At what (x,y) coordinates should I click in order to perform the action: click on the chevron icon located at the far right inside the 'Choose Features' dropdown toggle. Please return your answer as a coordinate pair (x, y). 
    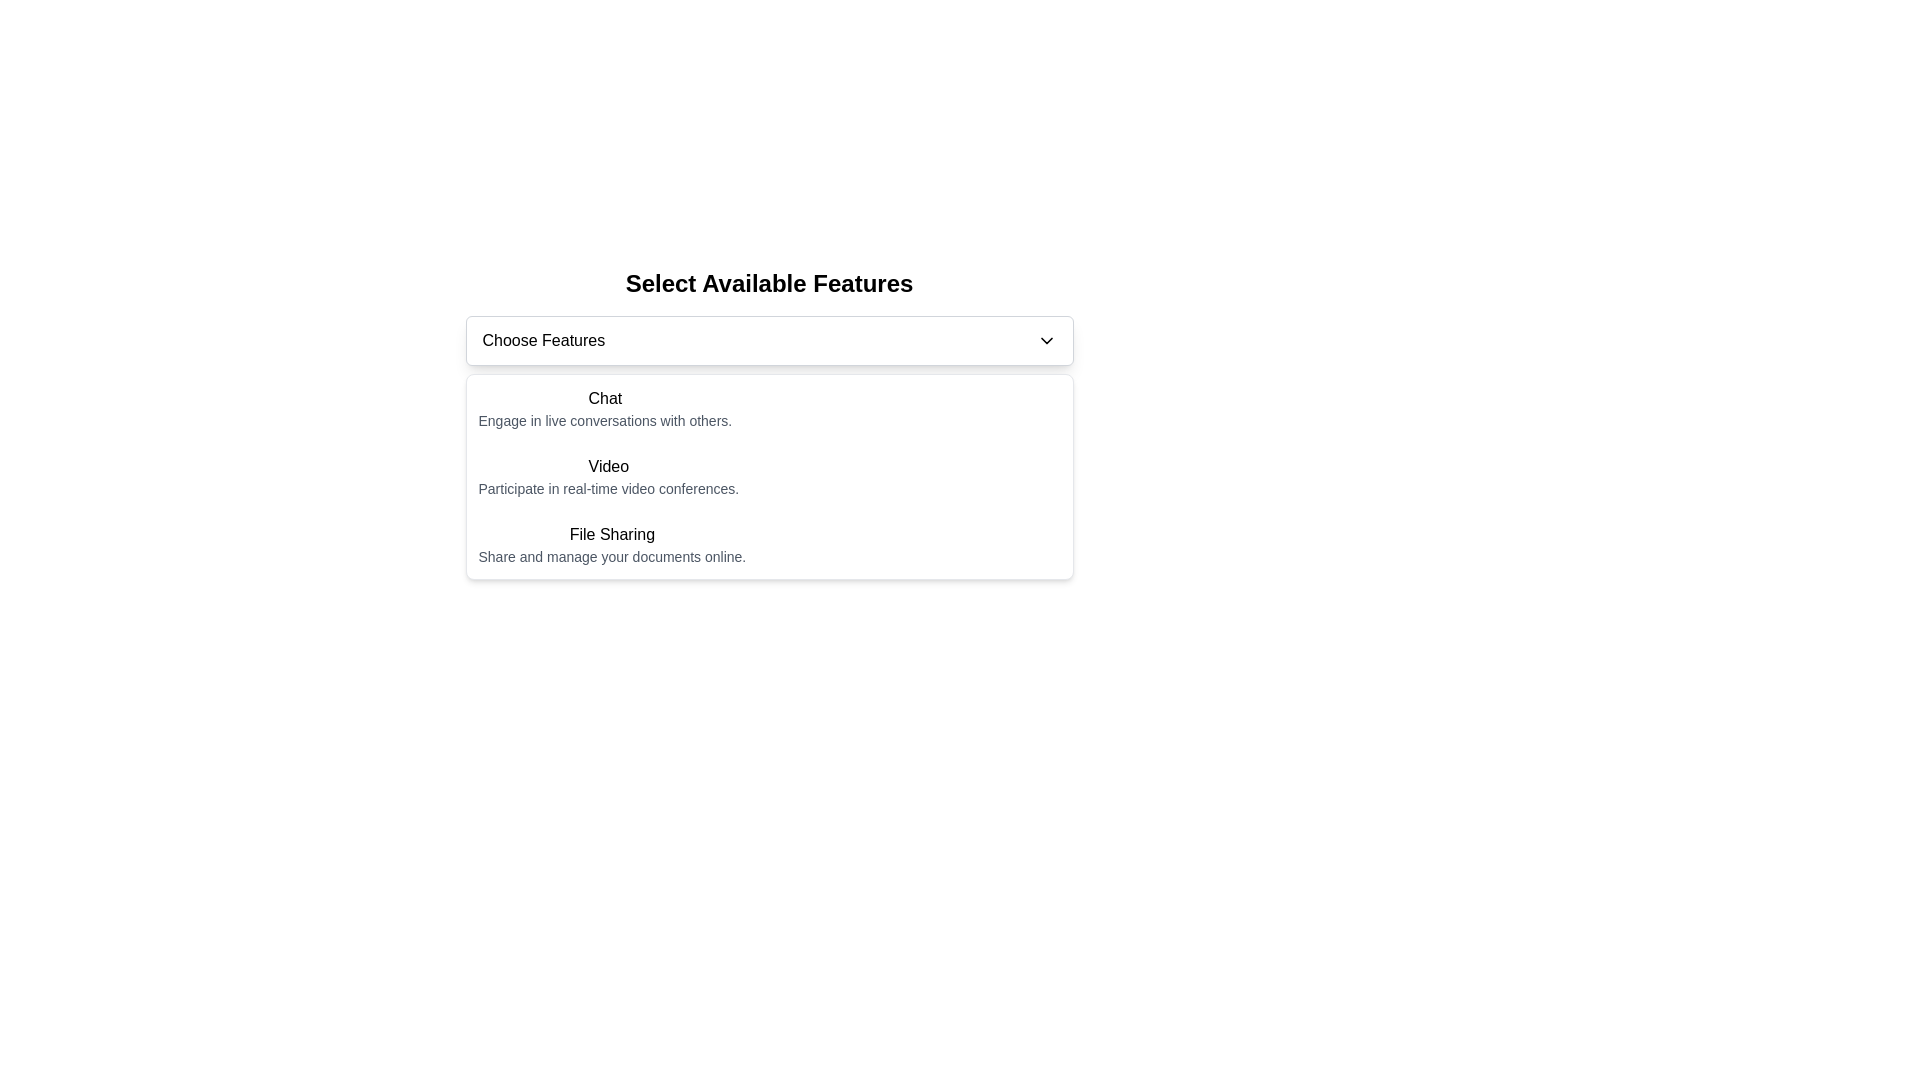
    Looking at the image, I should click on (1045, 339).